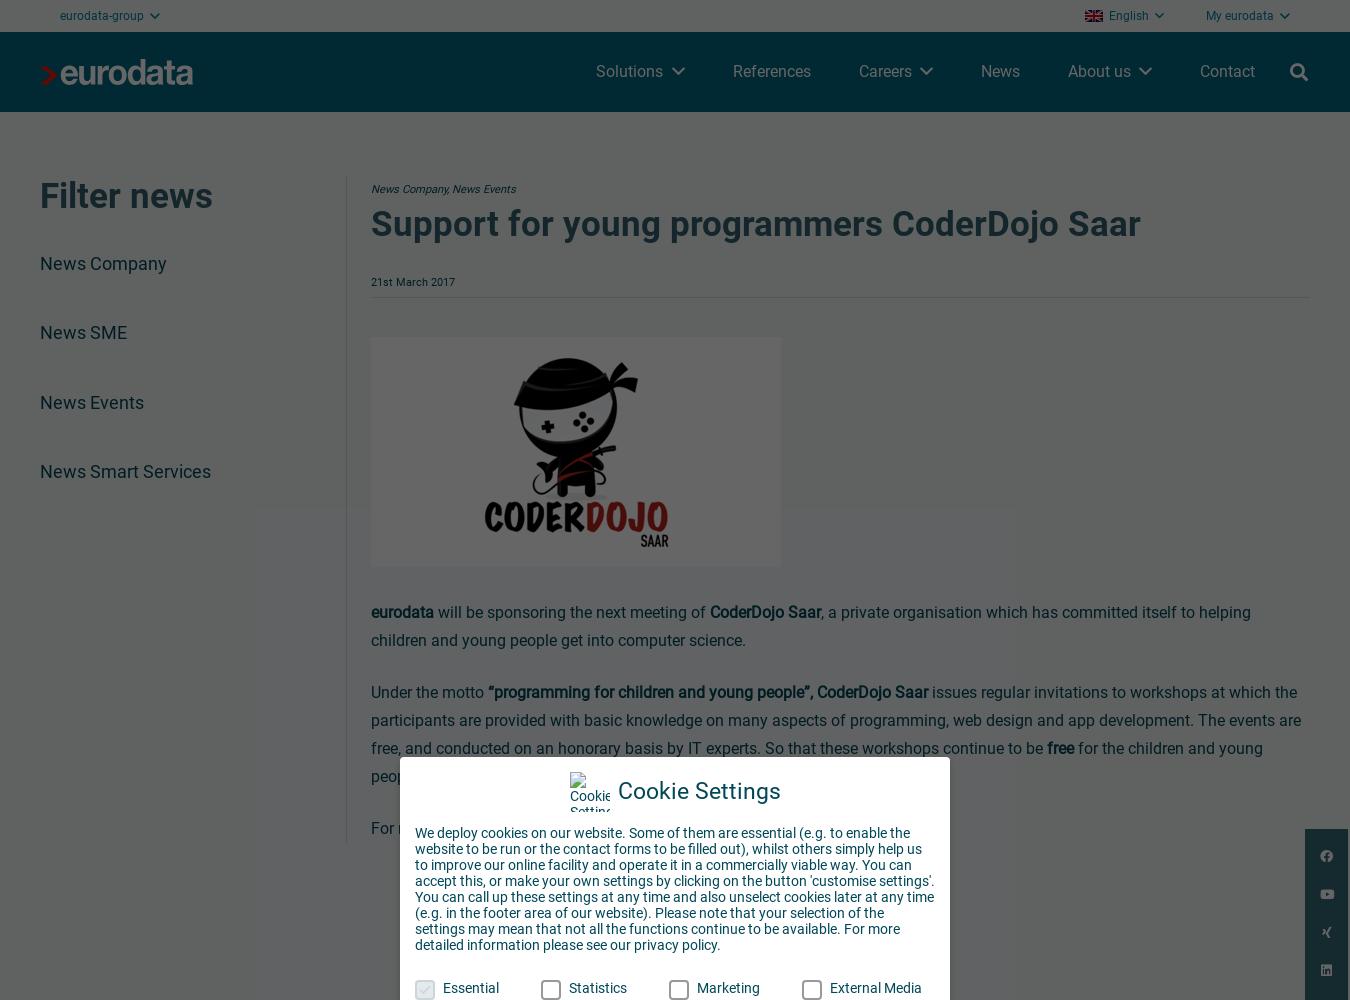 The image size is (1350, 1000). I want to click on 'News', so click(999, 69).